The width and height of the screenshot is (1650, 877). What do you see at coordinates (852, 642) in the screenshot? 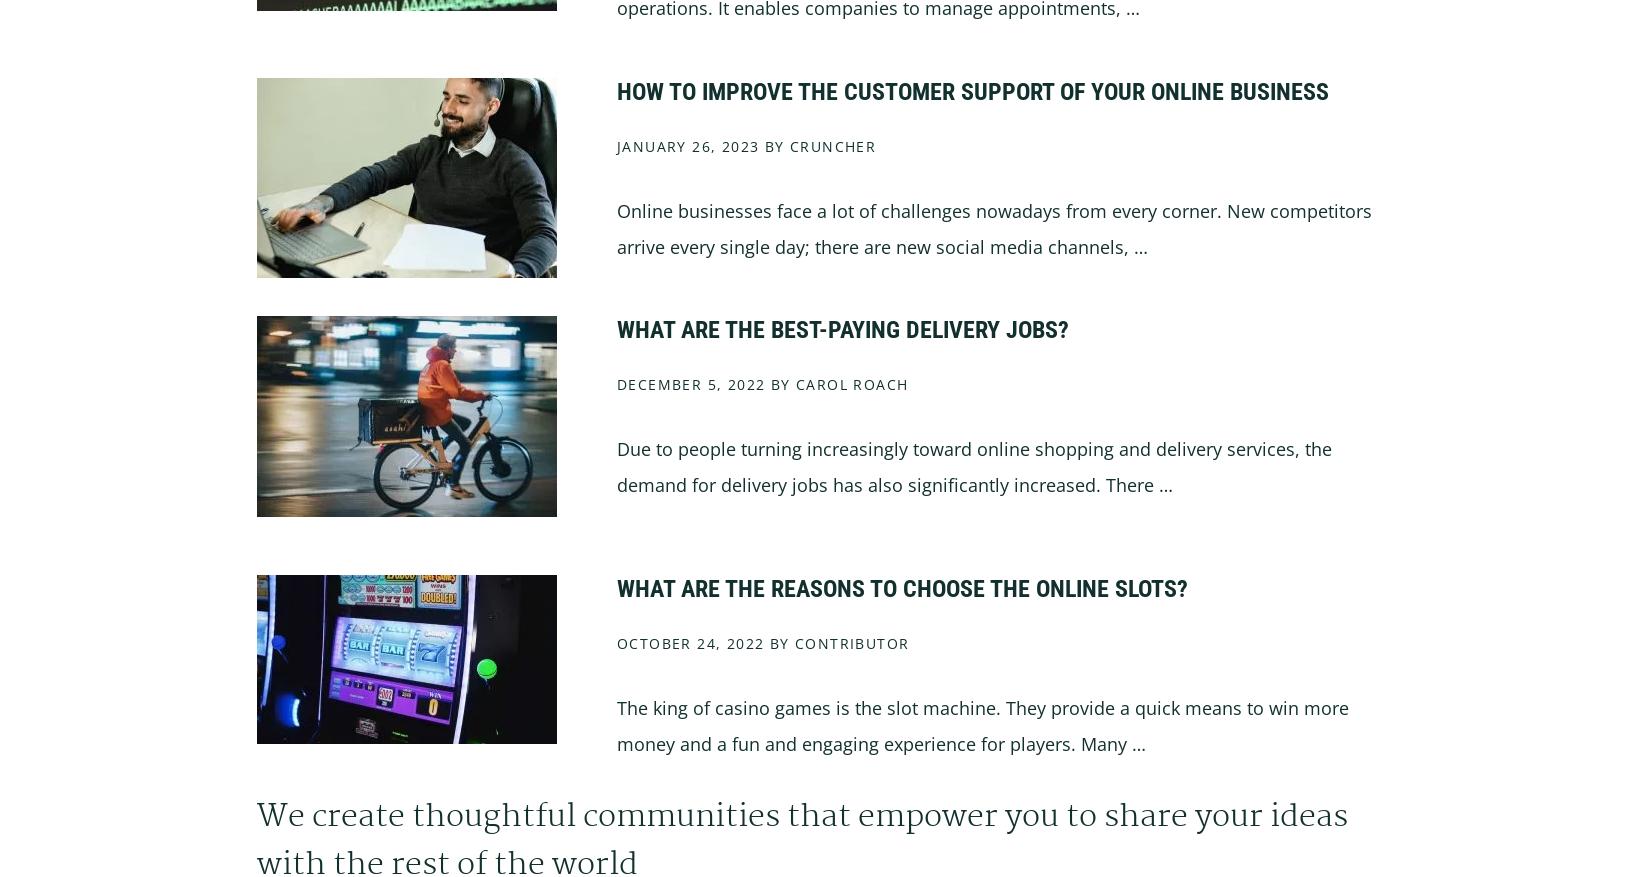
I see `'Contributor'` at bounding box center [852, 642].